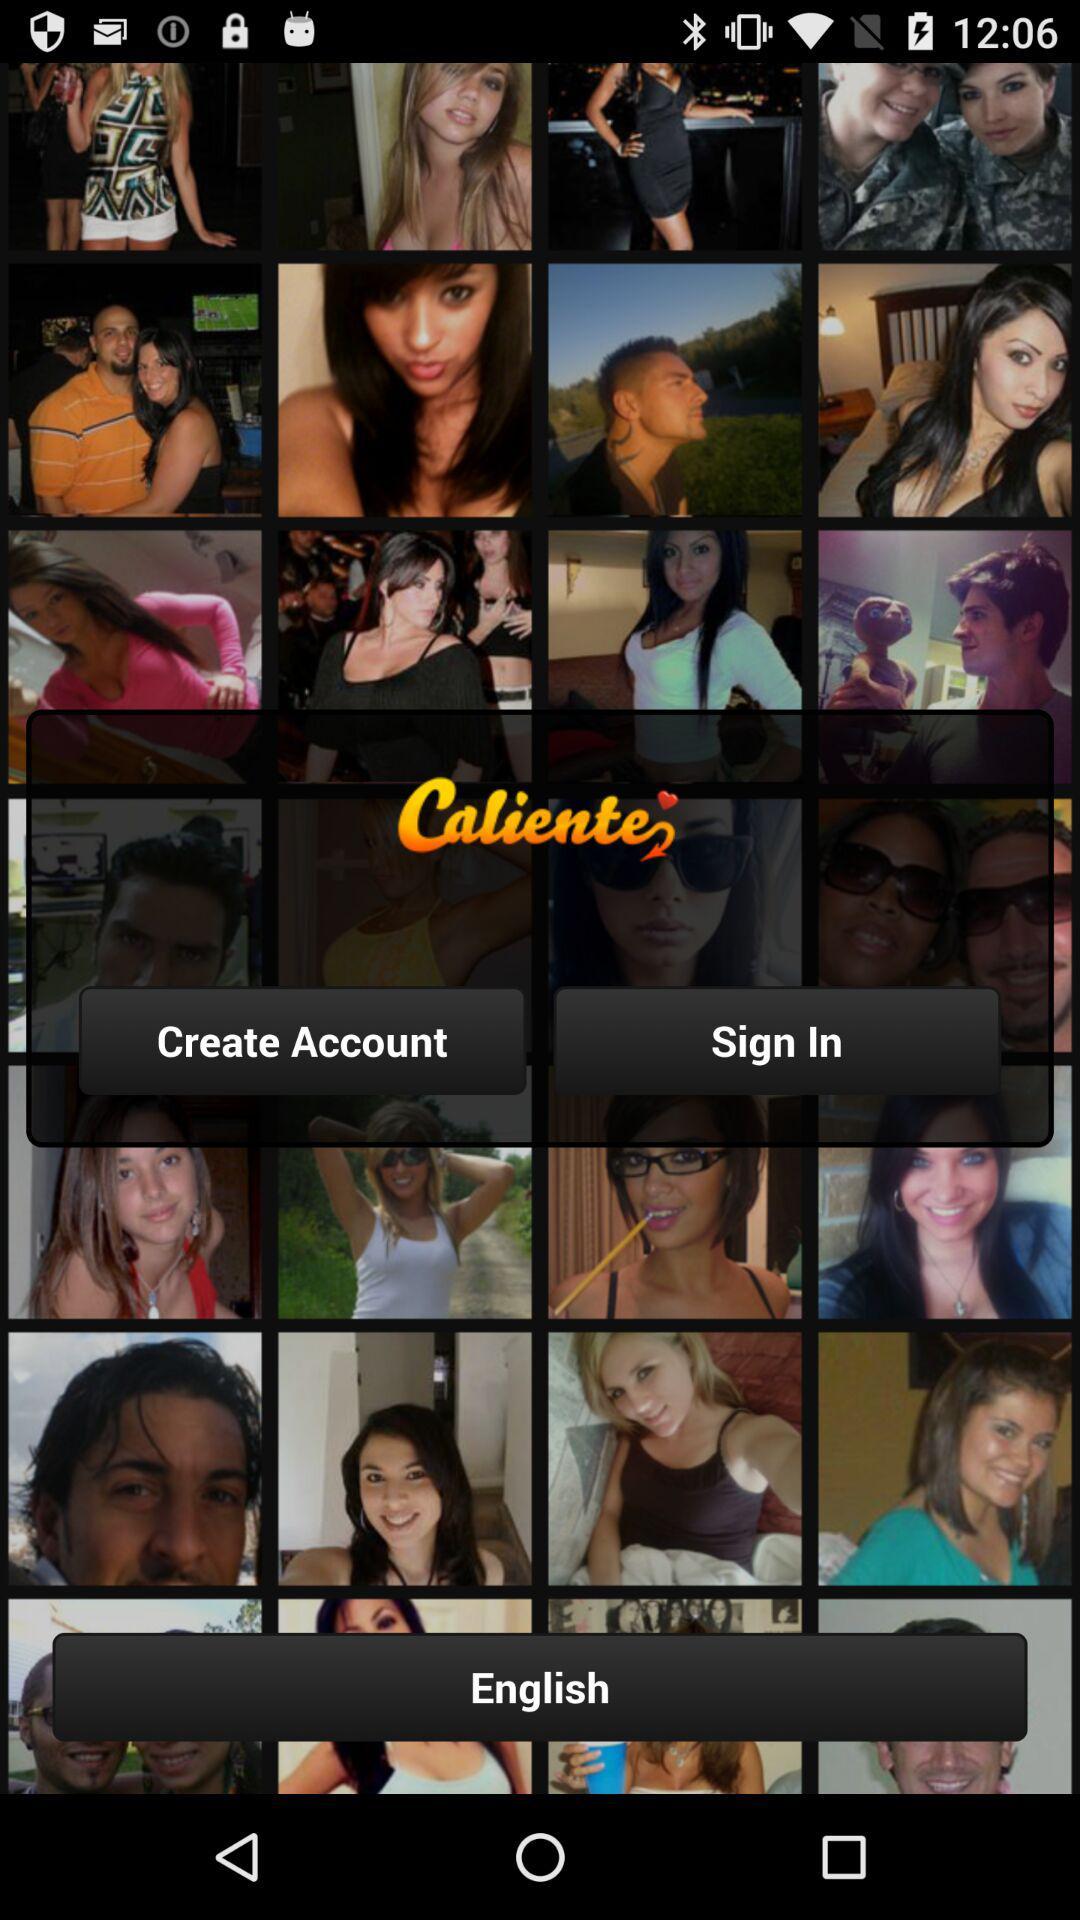  Describe the element at coordinates (776, 1040) in the screenshot. I see `button on the right` at that location.